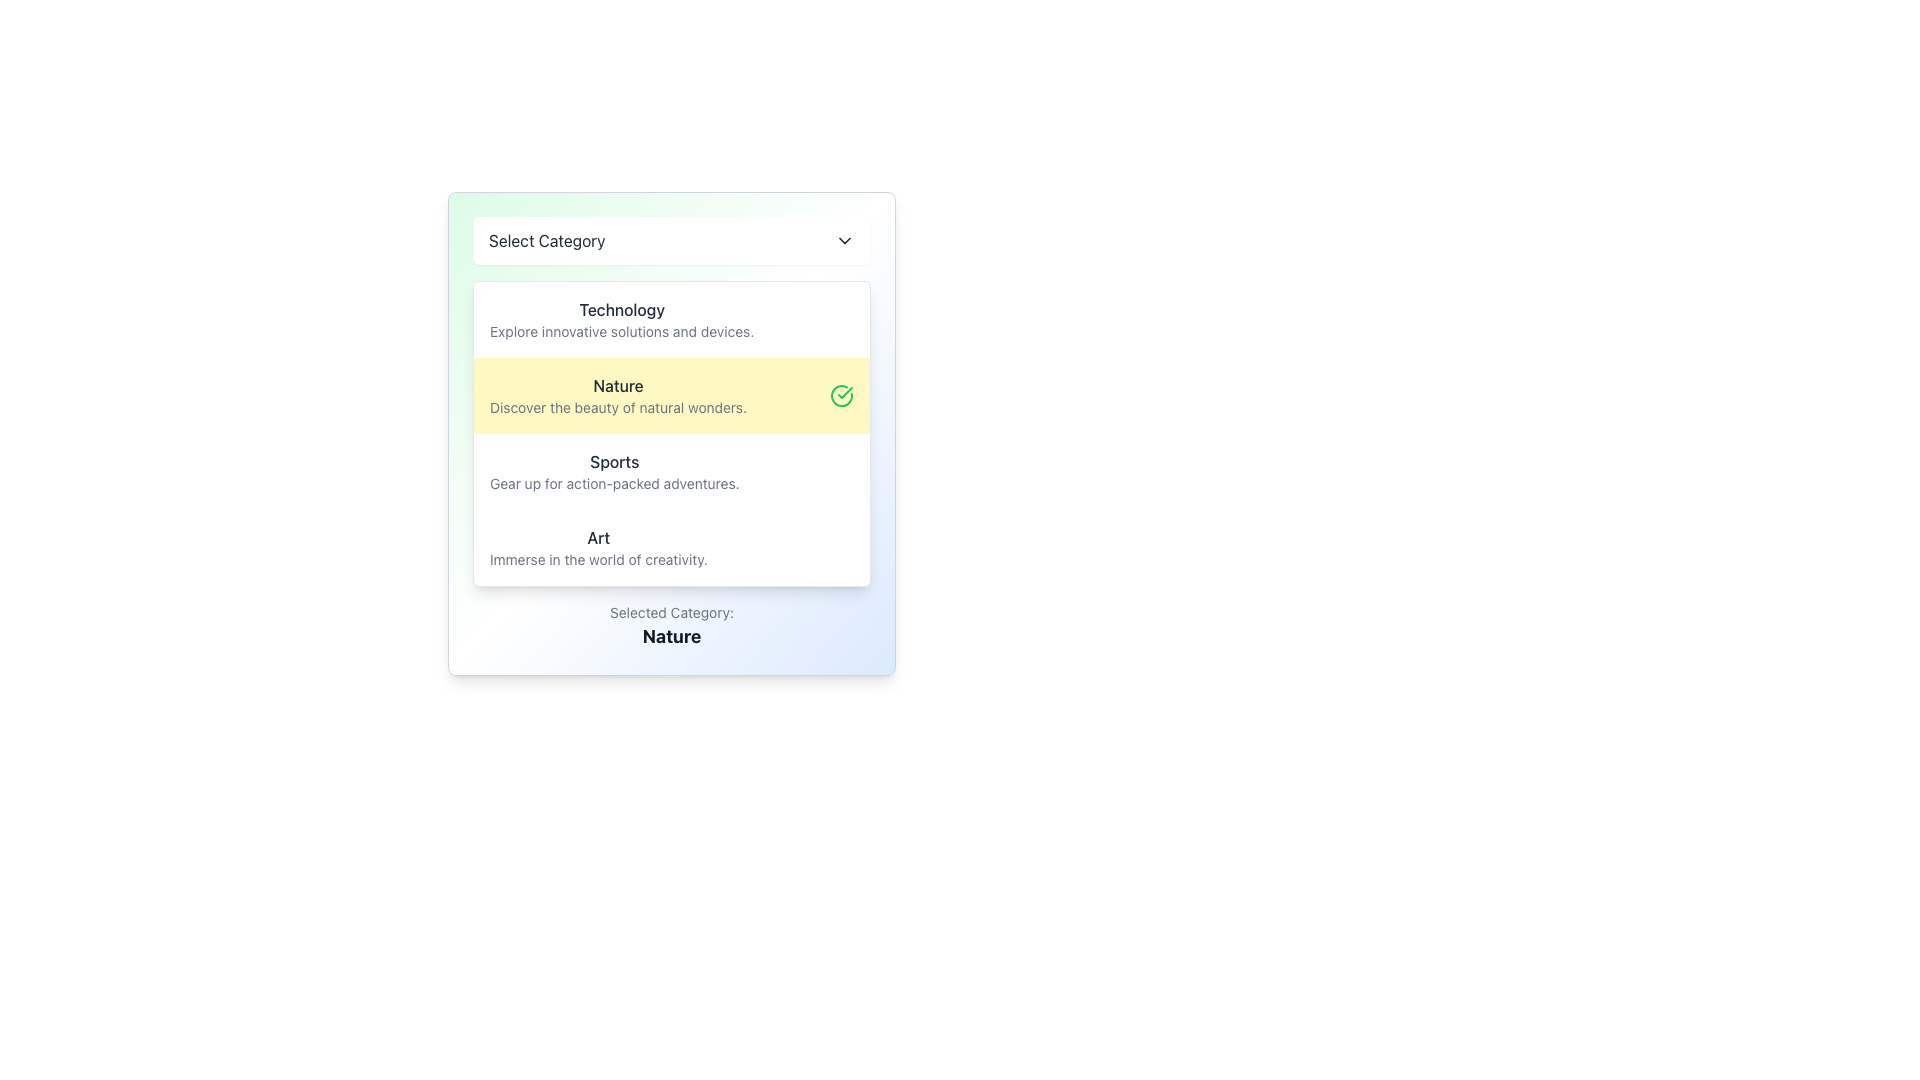 The height and width of the screenshot is (1080, 1920). I want to click on the downward-pointing chevron icon located on the far right side of the 'Select Category' button, so click(844, 239).